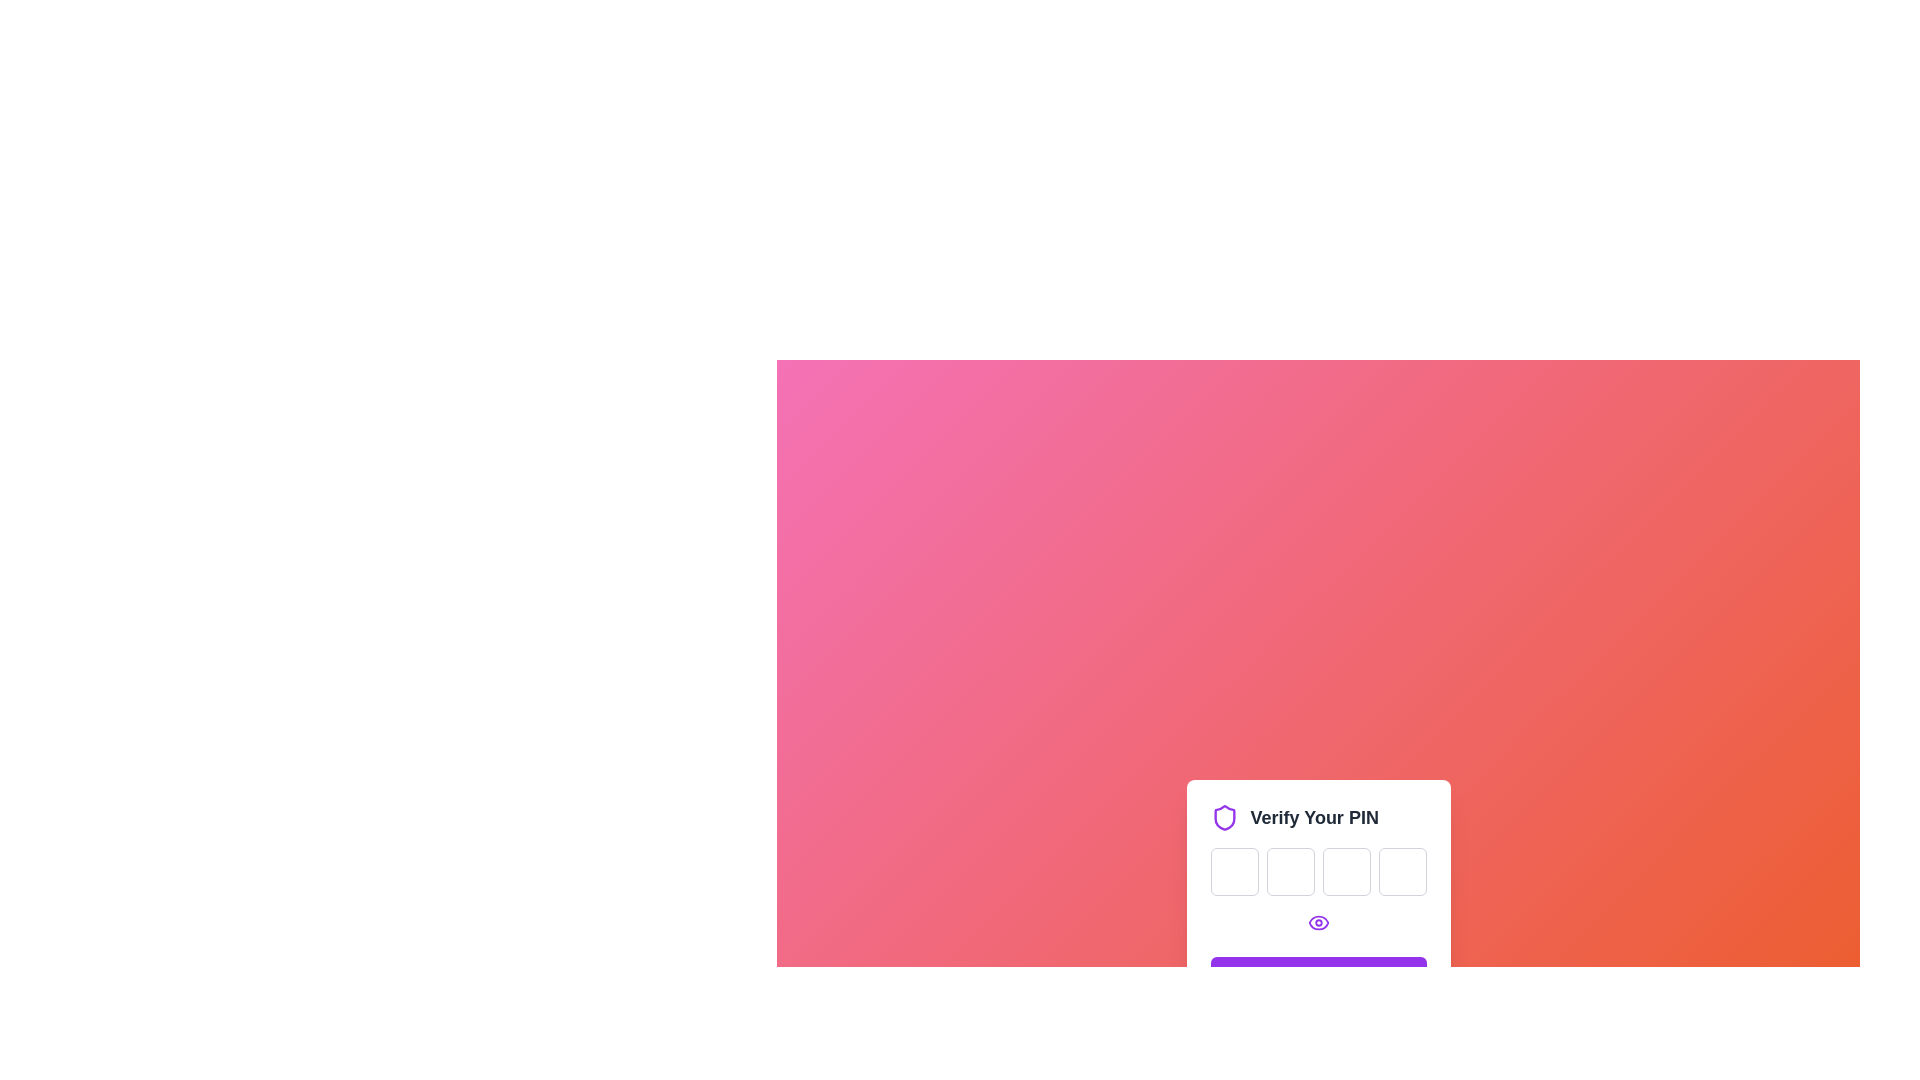  What do you see at coordinates (1318, 922) in the screenshot?
I see `the purple eye icon button located below the PIN input boxes in the 'Verify Your PIN' panel` at bounding box center [1318, 922].